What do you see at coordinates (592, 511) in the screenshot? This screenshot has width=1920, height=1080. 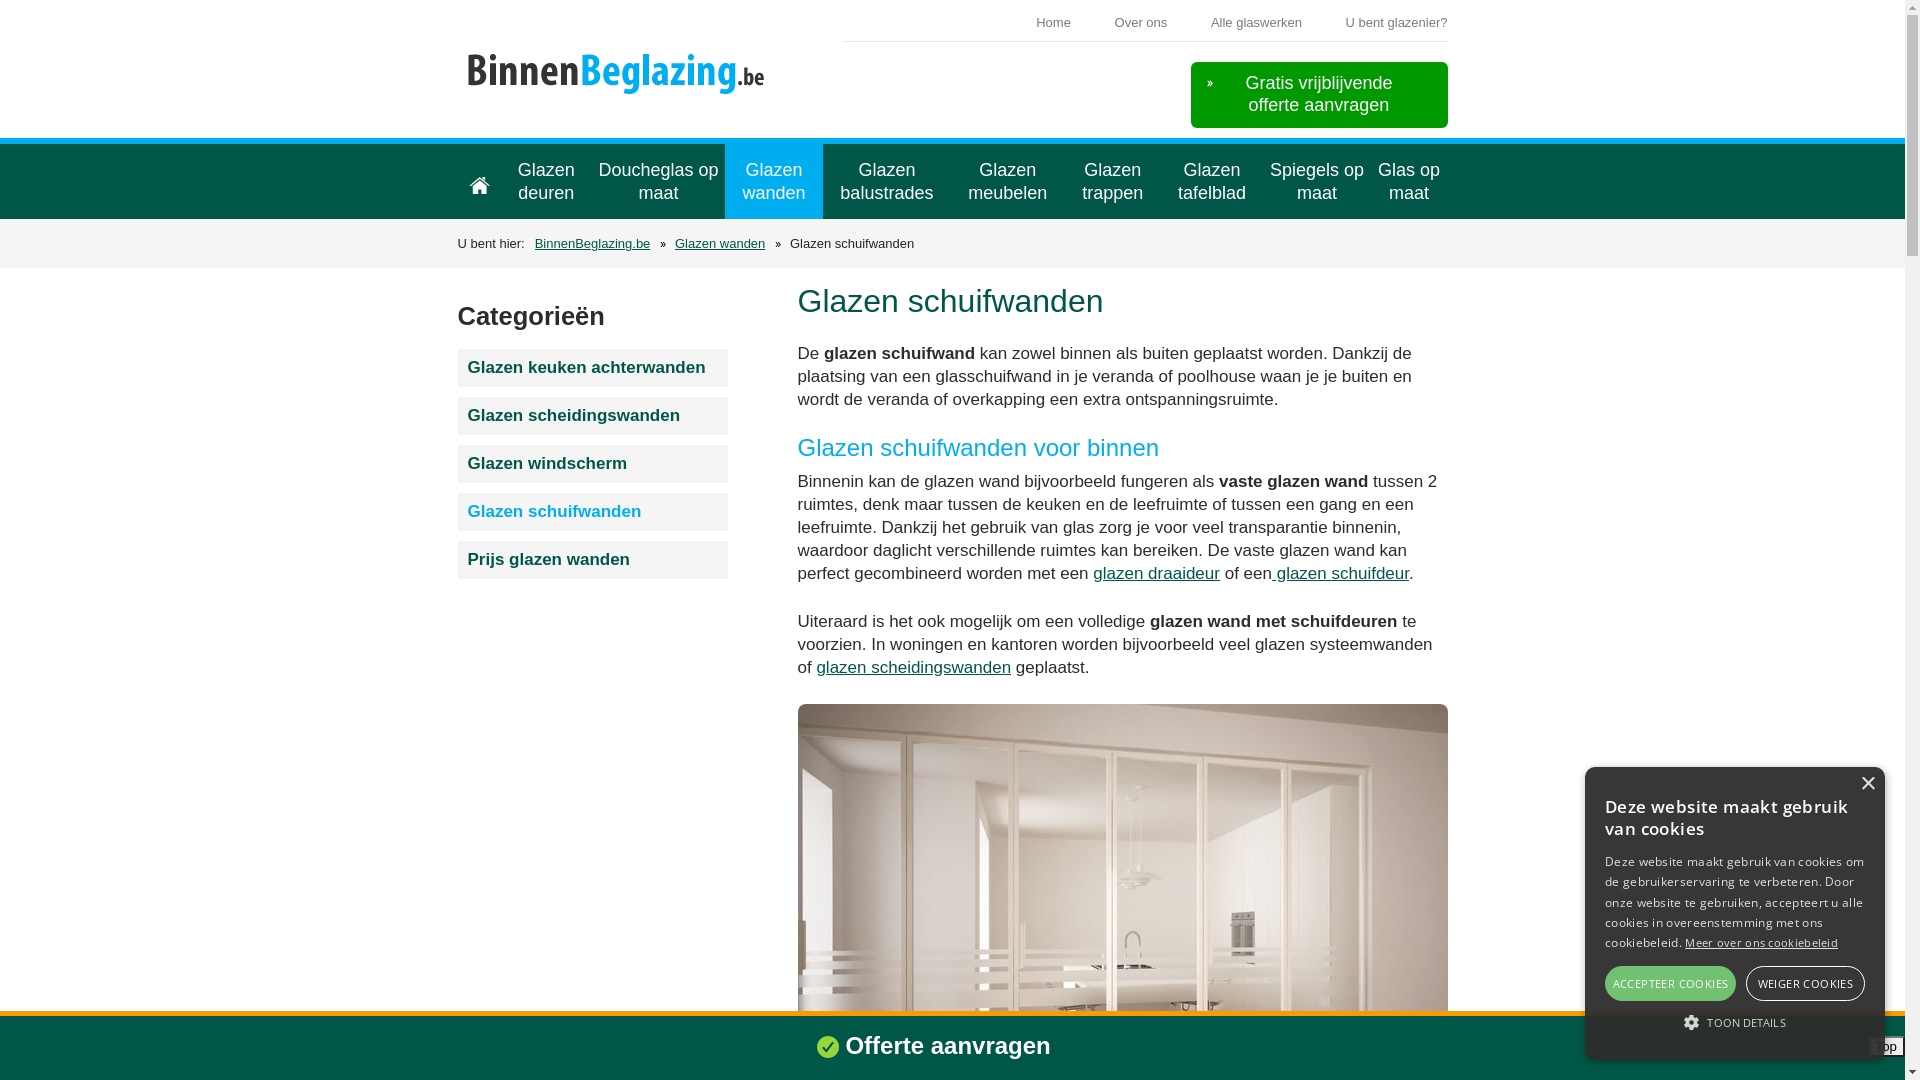 I see `'Glazen schuifwanden'` at bounding box center [592, 511].